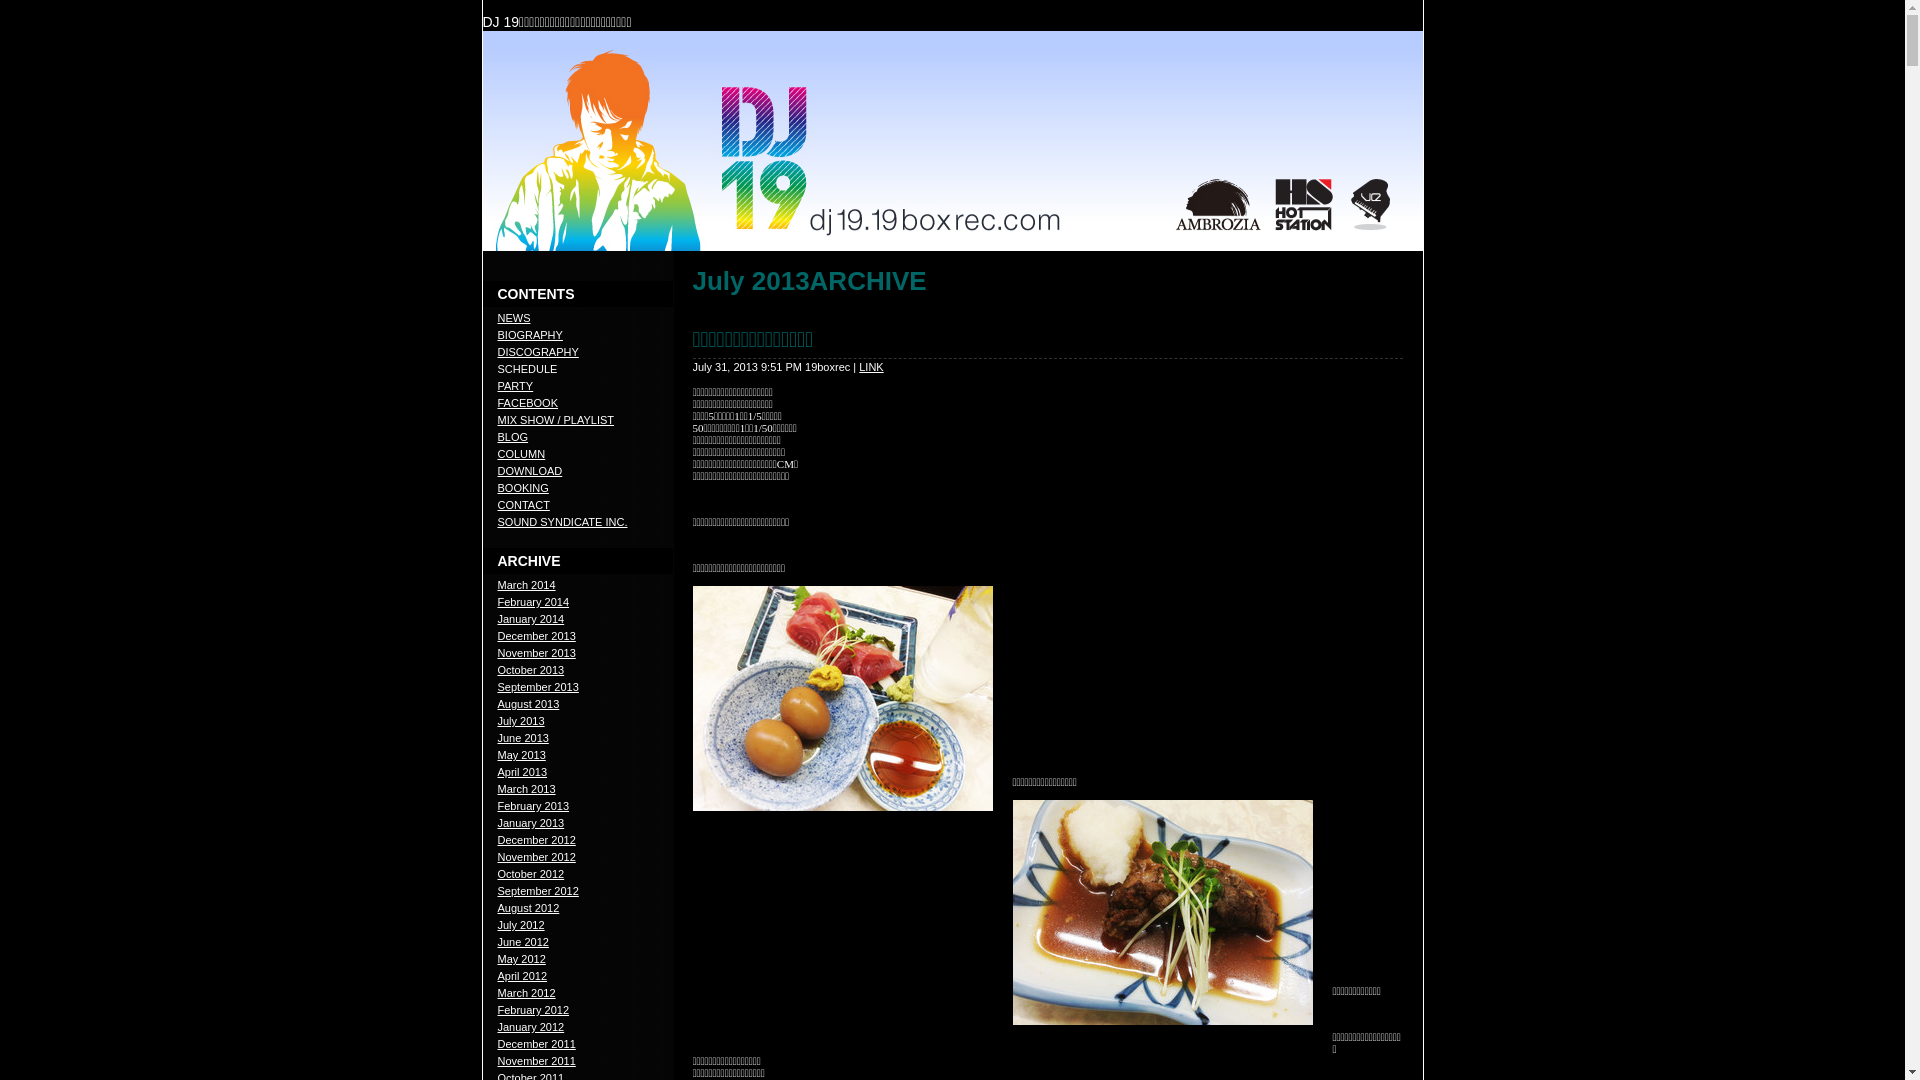 The width and height of the screenshot is (1920, 1080). Describe the element at coordinates (498, 1043) in the screenshot. I see `'December 2011'` at that location.